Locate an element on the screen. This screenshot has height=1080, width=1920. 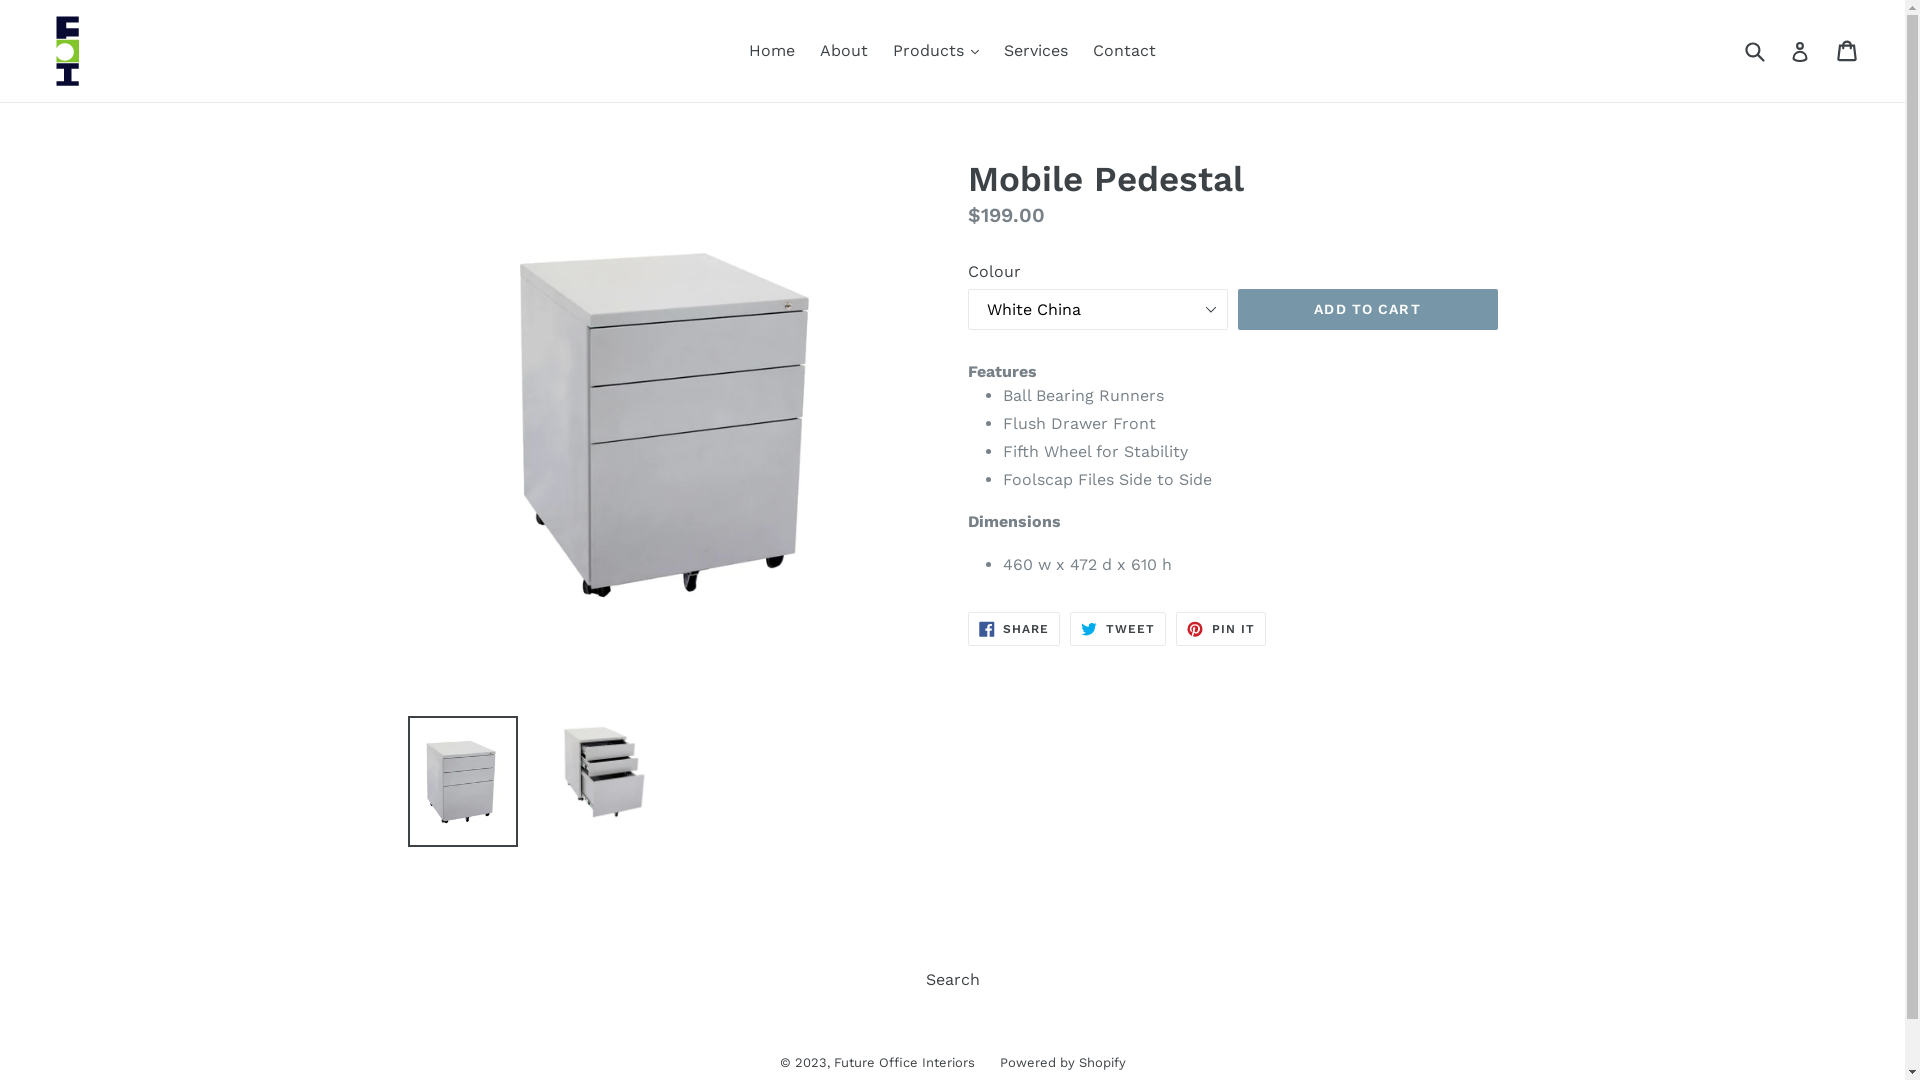
'TWEET is located at coordinates (1117, 627).